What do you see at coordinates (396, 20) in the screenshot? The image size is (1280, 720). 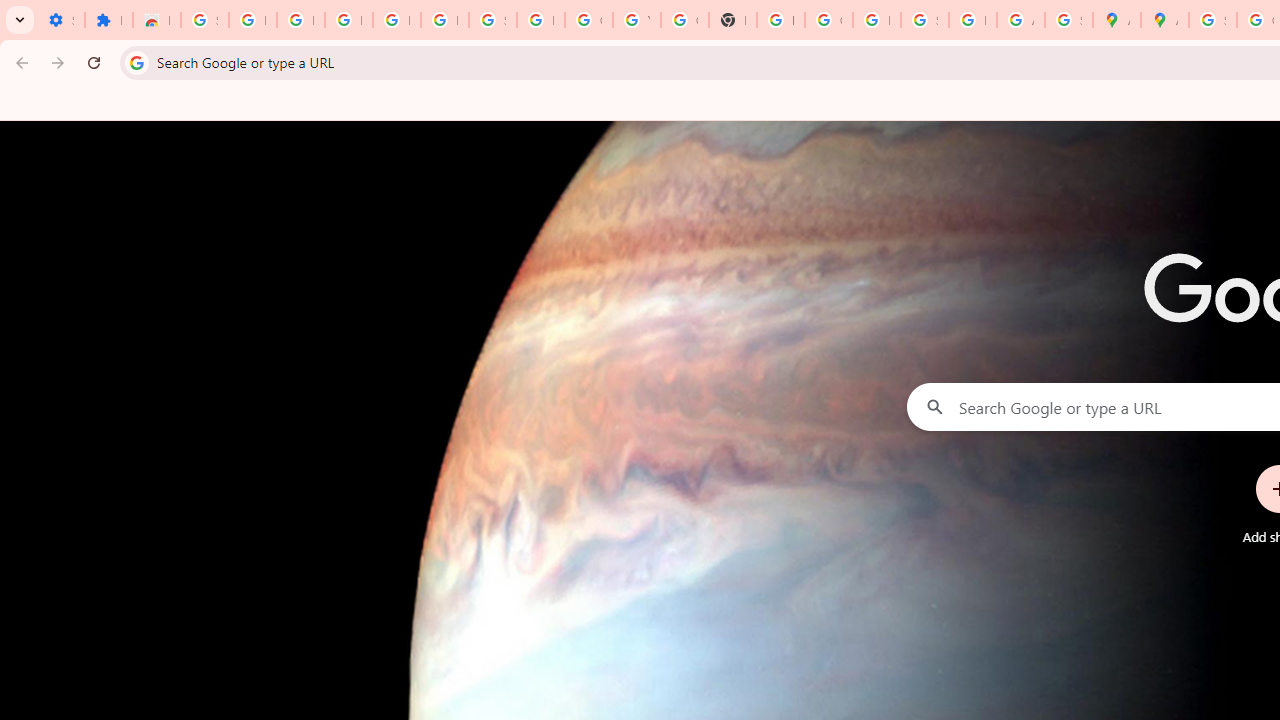 I see `'Learn how to find your photos - Google Photos Help'` at bounding box center [396, 20].